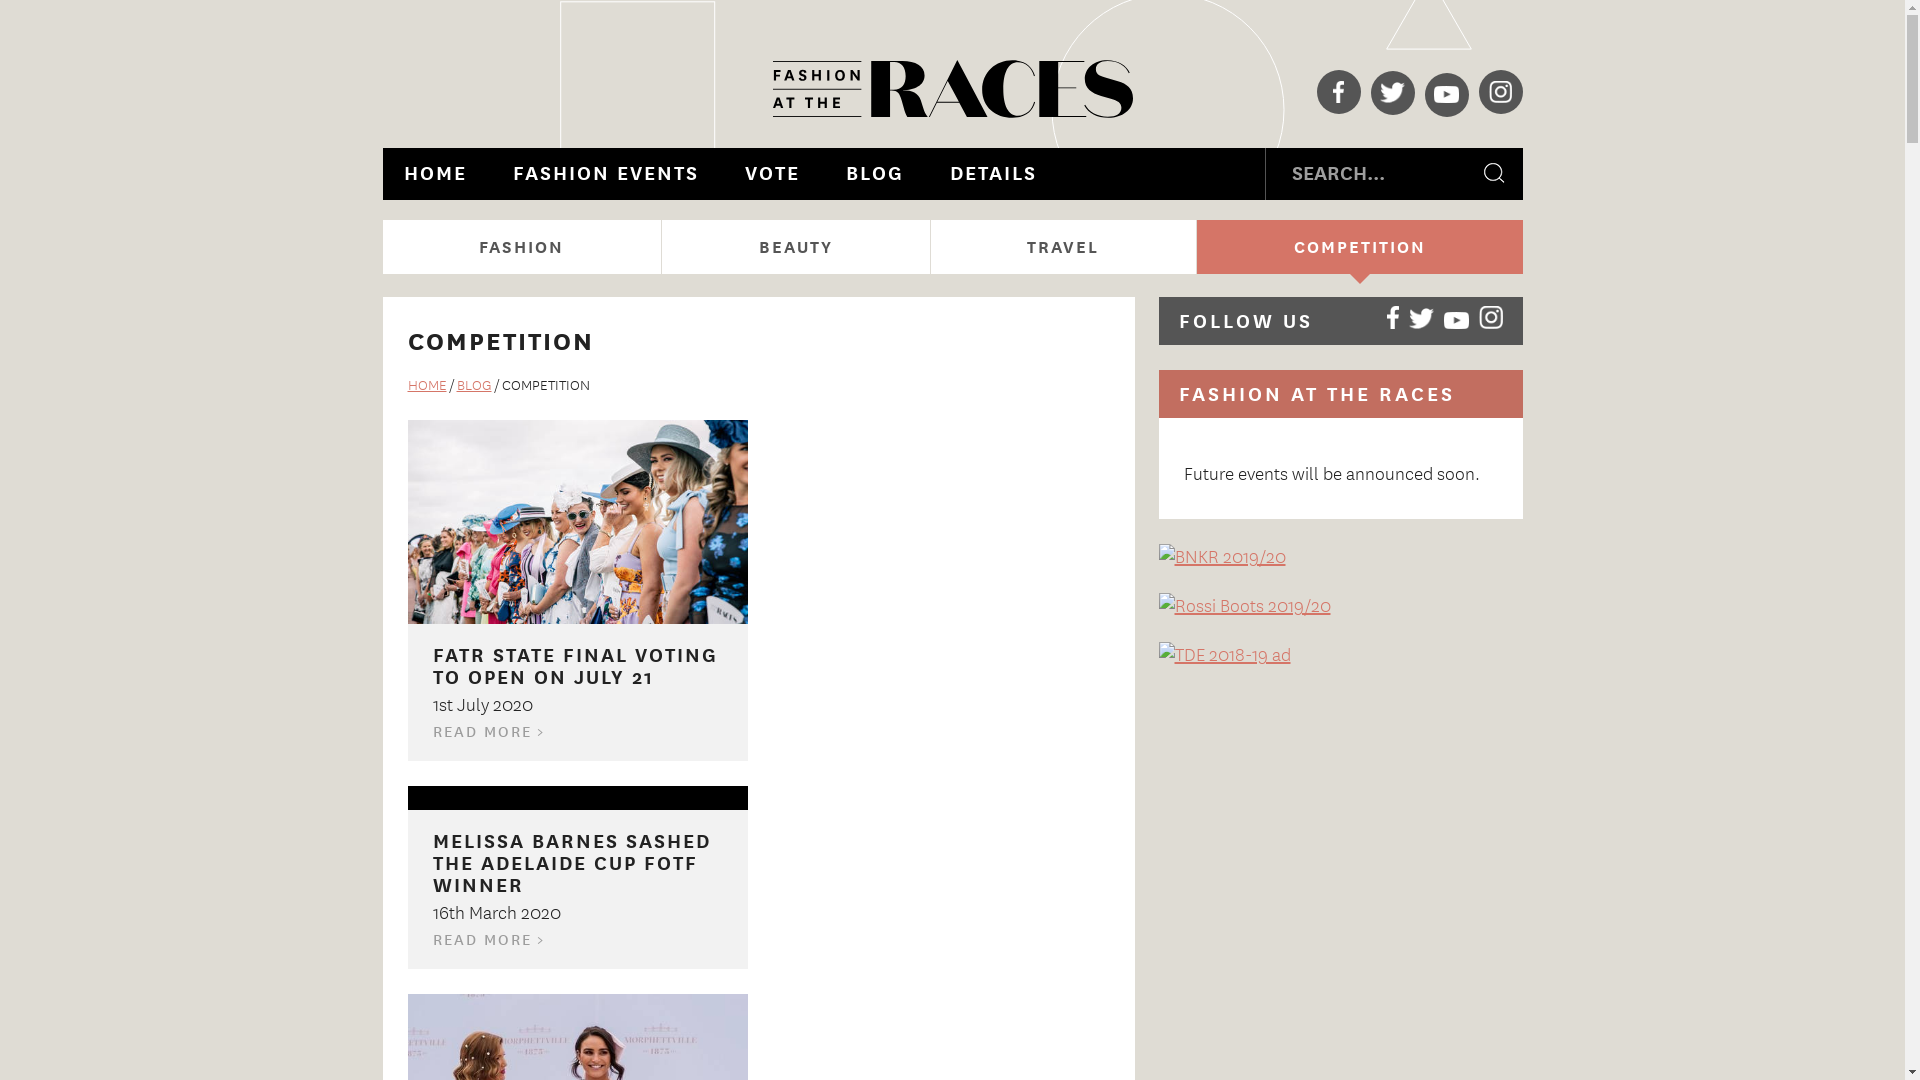  What do you see at coordinates (1359, 245) in the screenshot?
I see `'COMPETITION'` at bounding box center [1359, 245].